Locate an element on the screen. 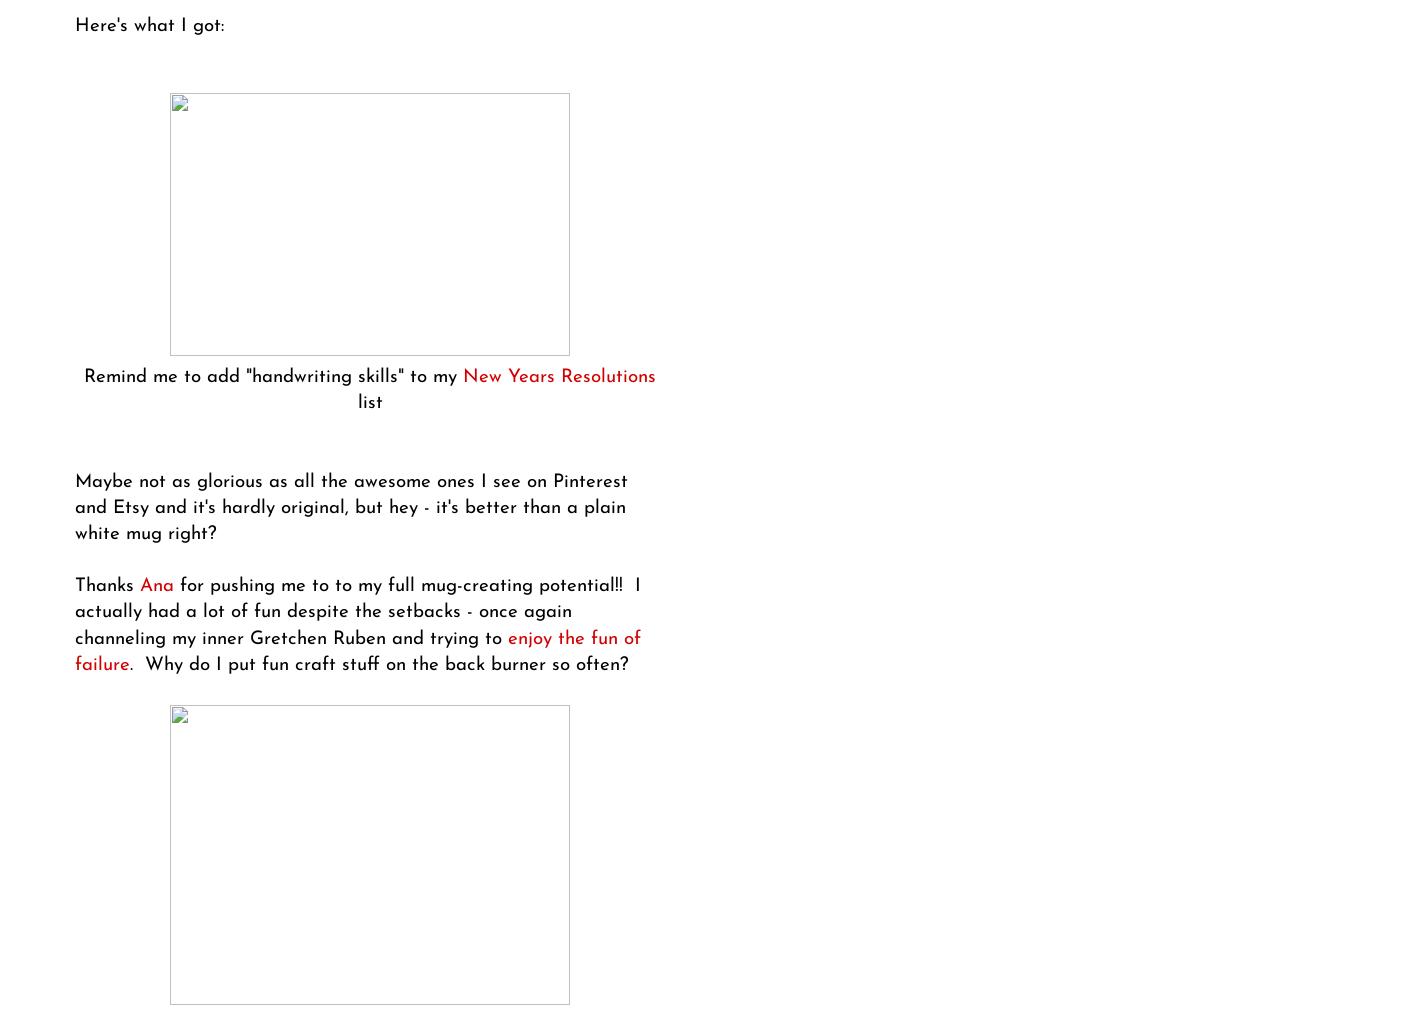 Image resolution: width=1408 pixels, height=1012 pixels. '.  Why do I put fun craft stuff on the back burner so often?' is located at coordinates (378, 664).